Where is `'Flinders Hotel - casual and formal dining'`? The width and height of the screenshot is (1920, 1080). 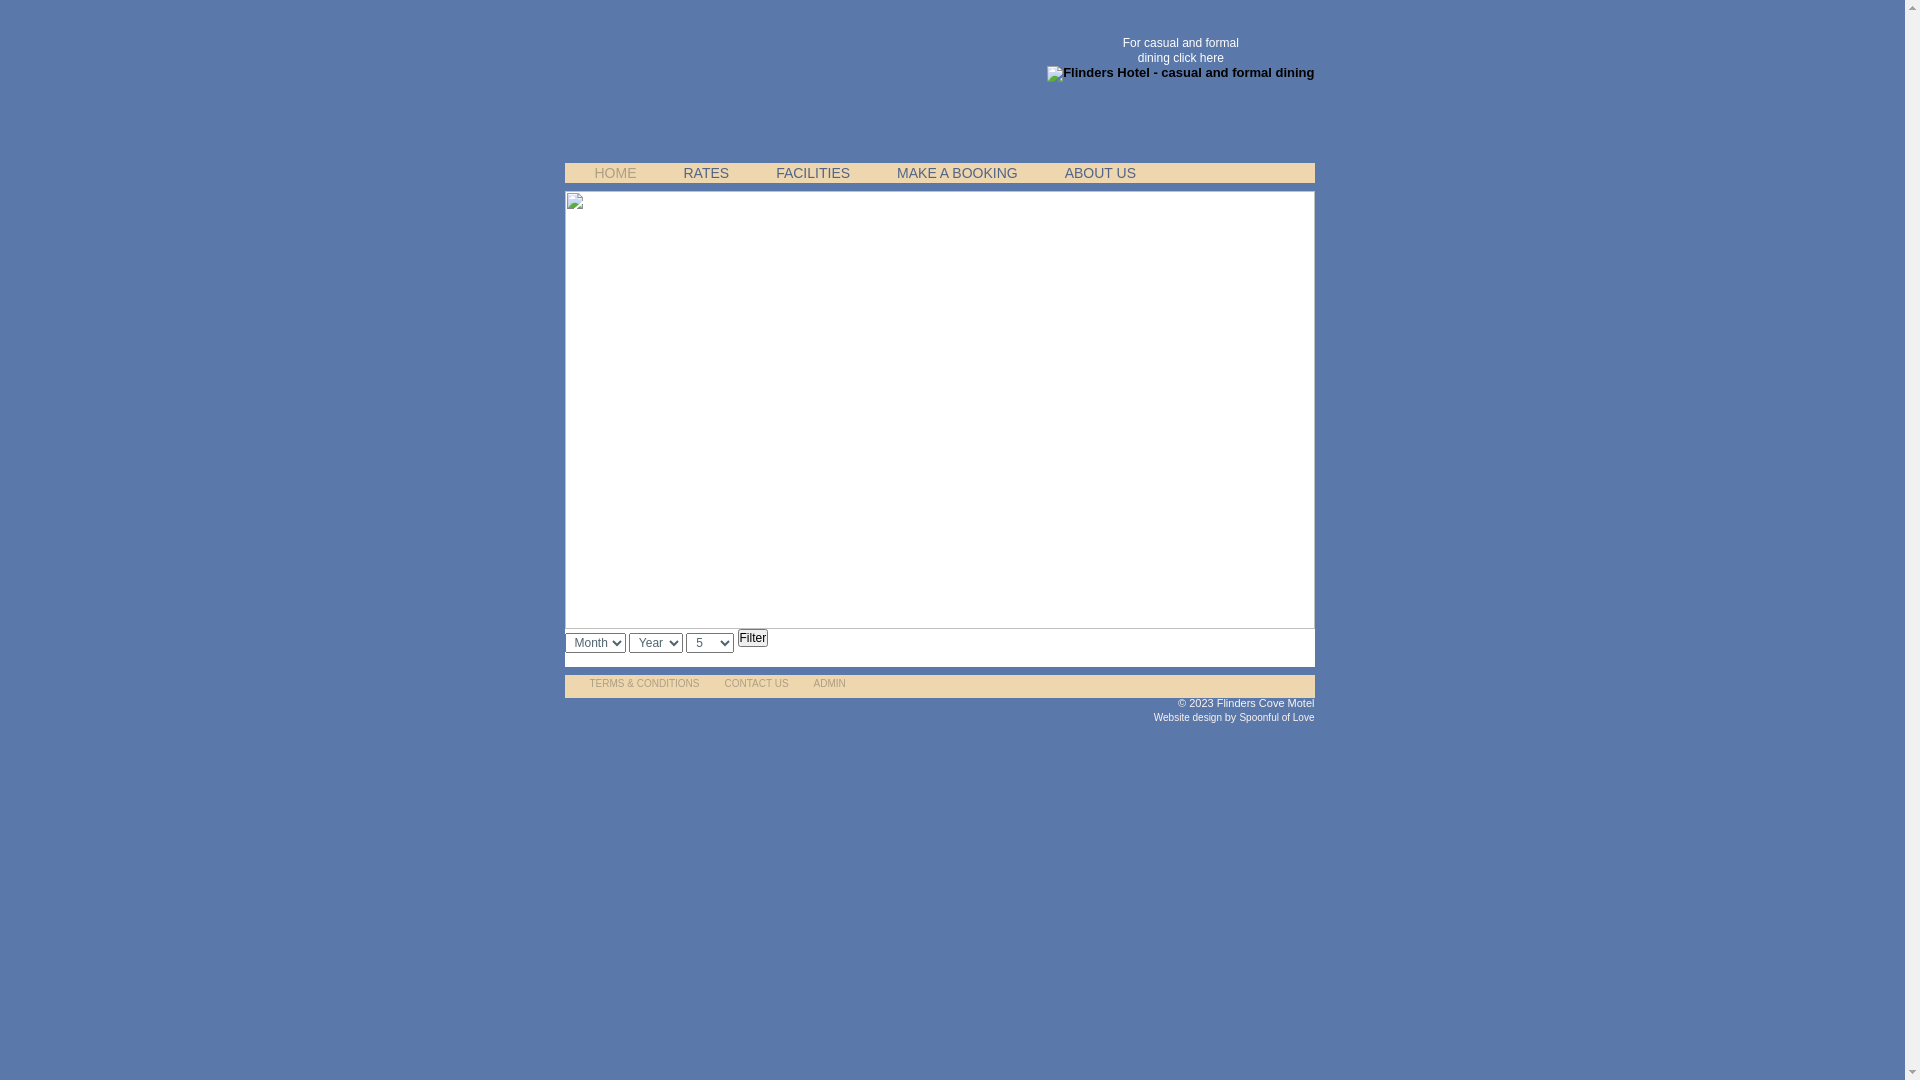 'Flinders Hotel - casual and formal dining' is located at coordinates (1180, 72).